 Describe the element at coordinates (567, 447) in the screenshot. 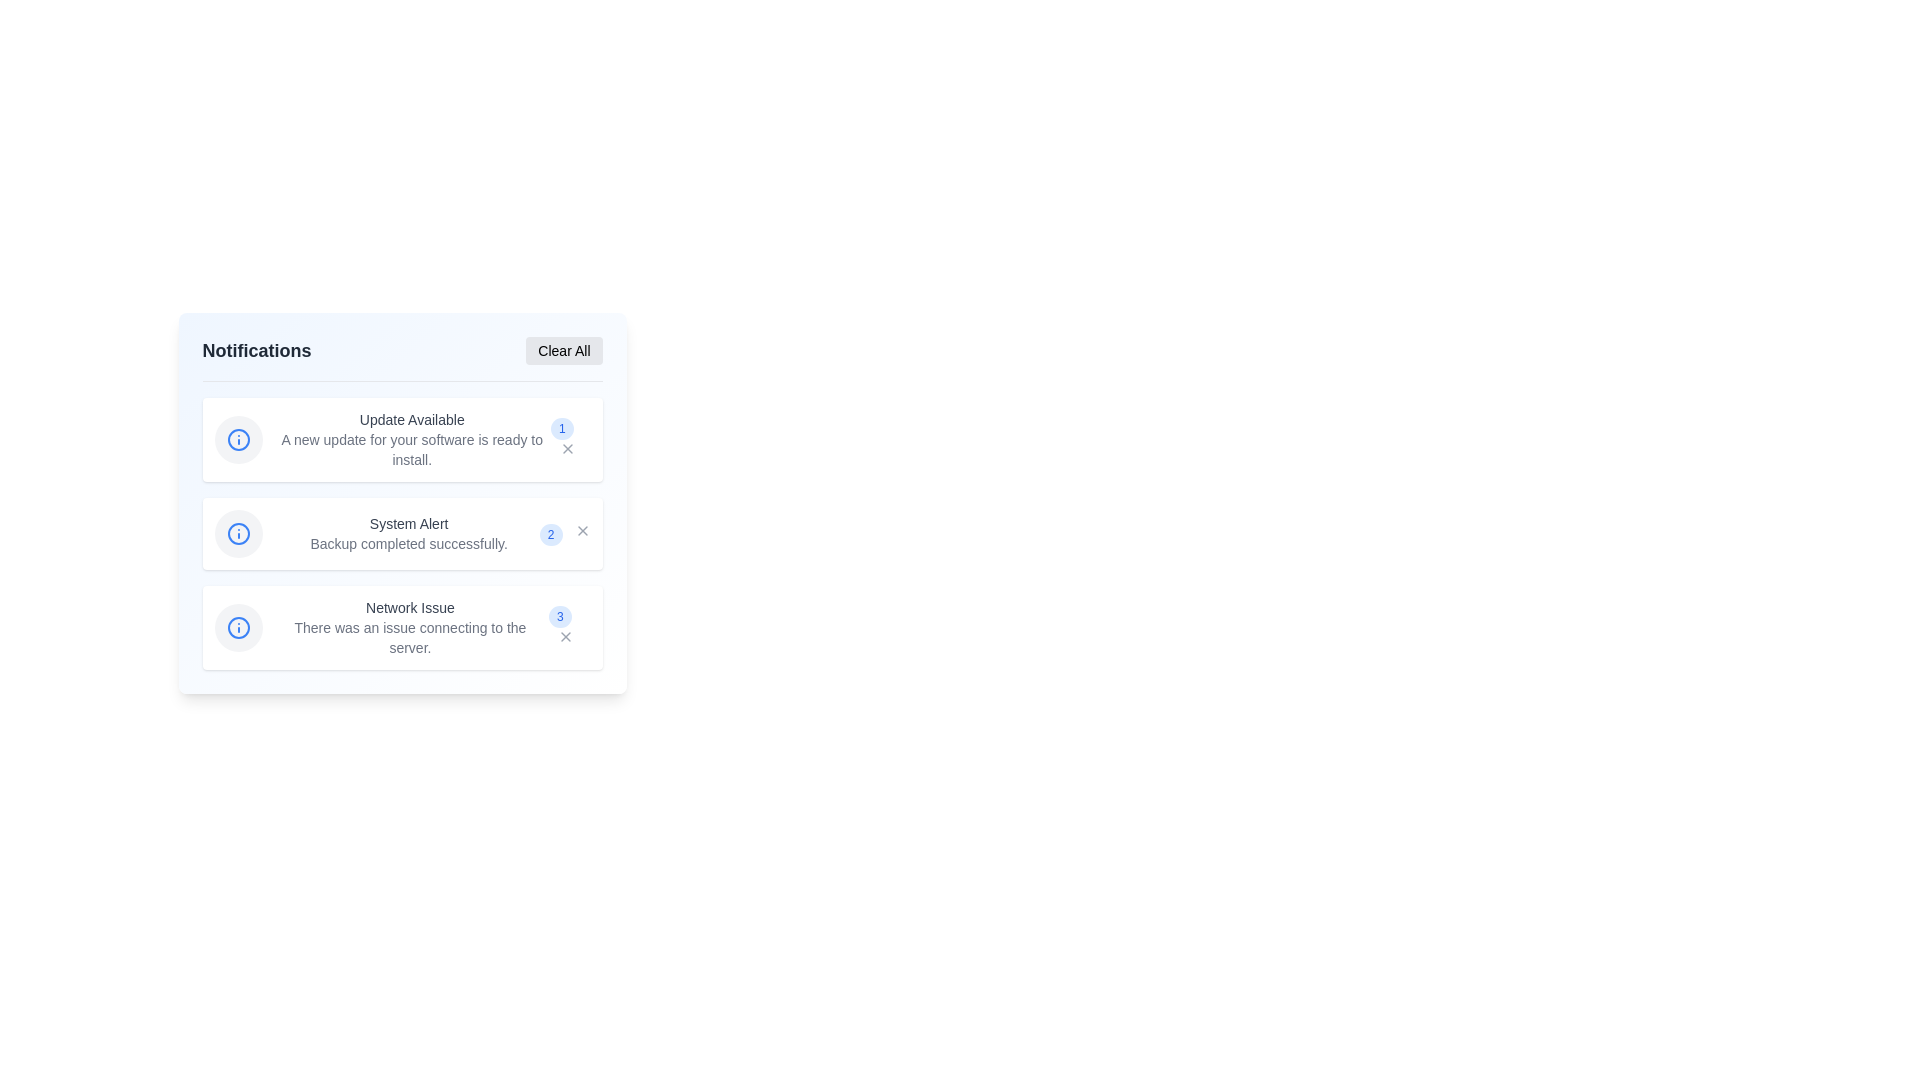

I see `the close button located at the far-right of the 'Update Available' notification` at that location.